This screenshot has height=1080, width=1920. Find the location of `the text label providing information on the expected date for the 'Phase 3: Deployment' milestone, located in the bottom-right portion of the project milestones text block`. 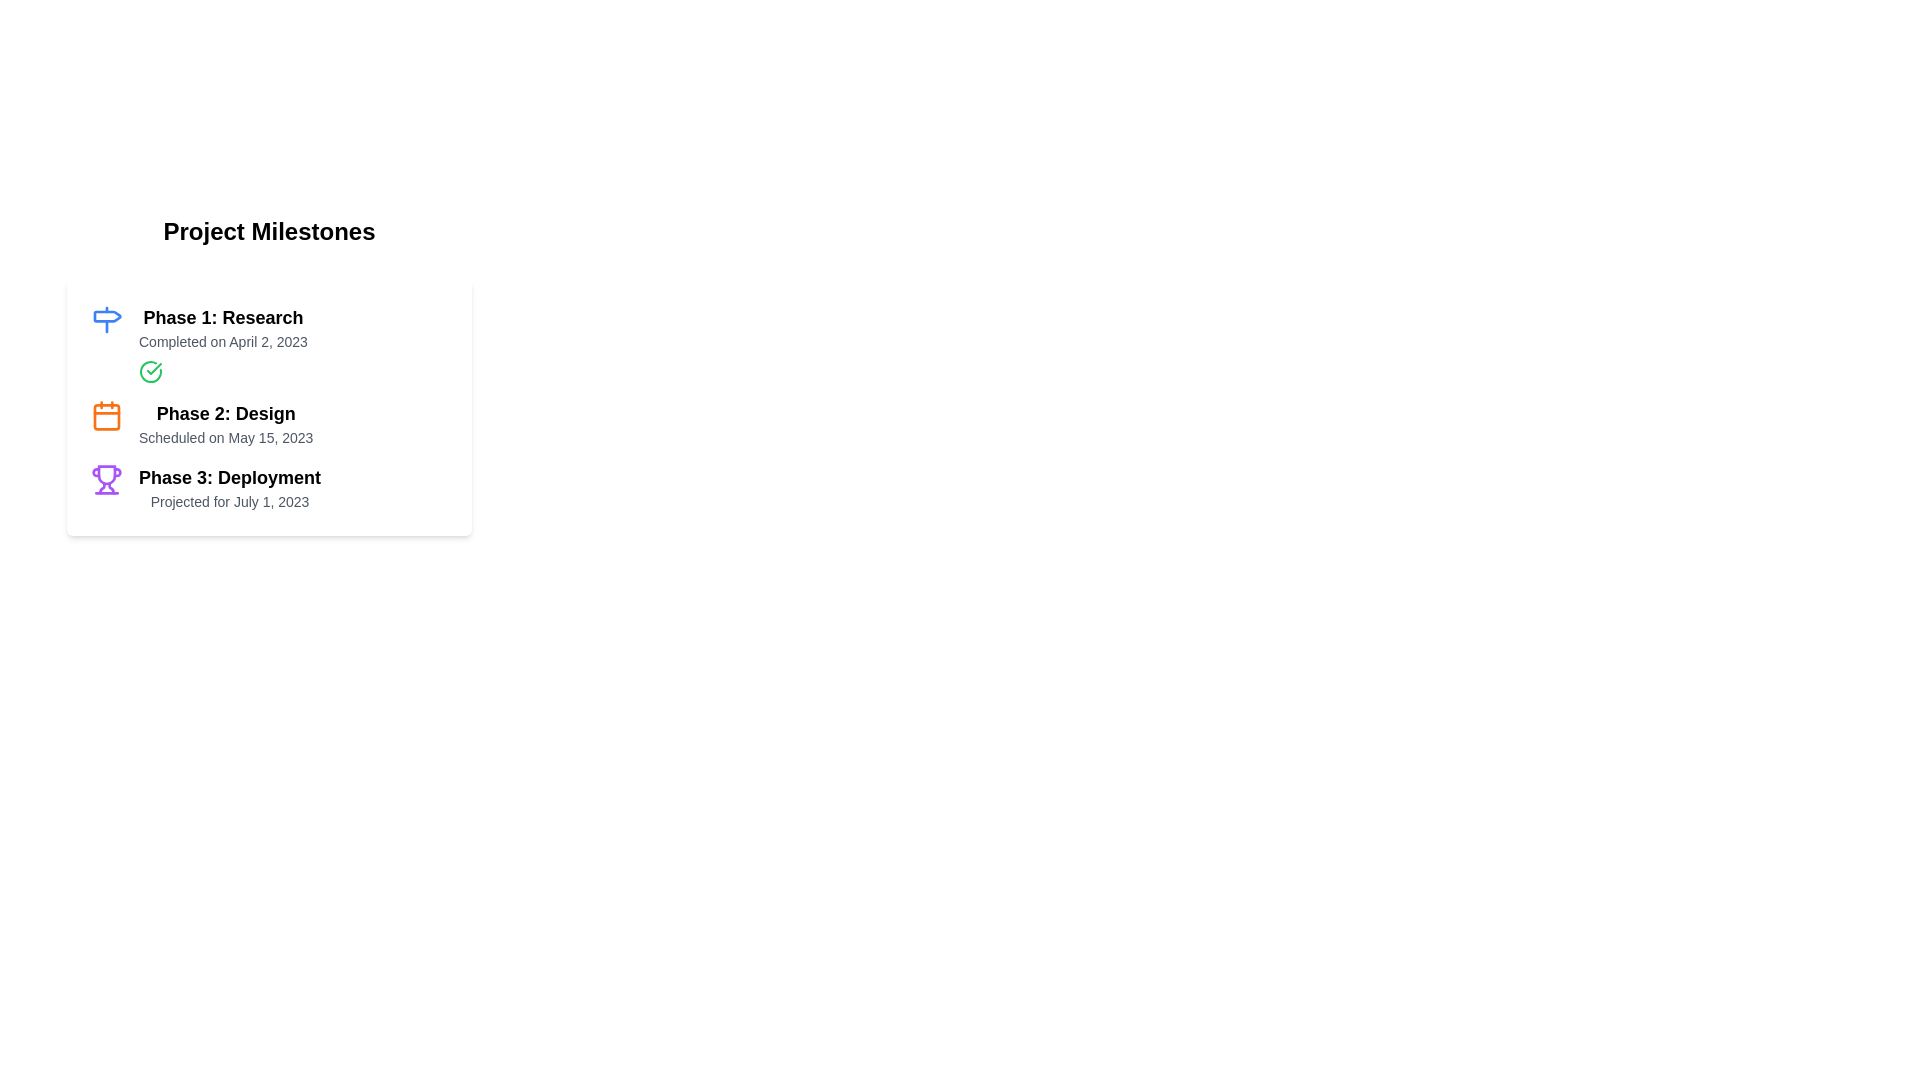

the text label providing information on the expected date for the 'Phase 3: Deployment' milestone, located in the bottom-right portion of the project milestones text block is located at coordinates (230, 500).